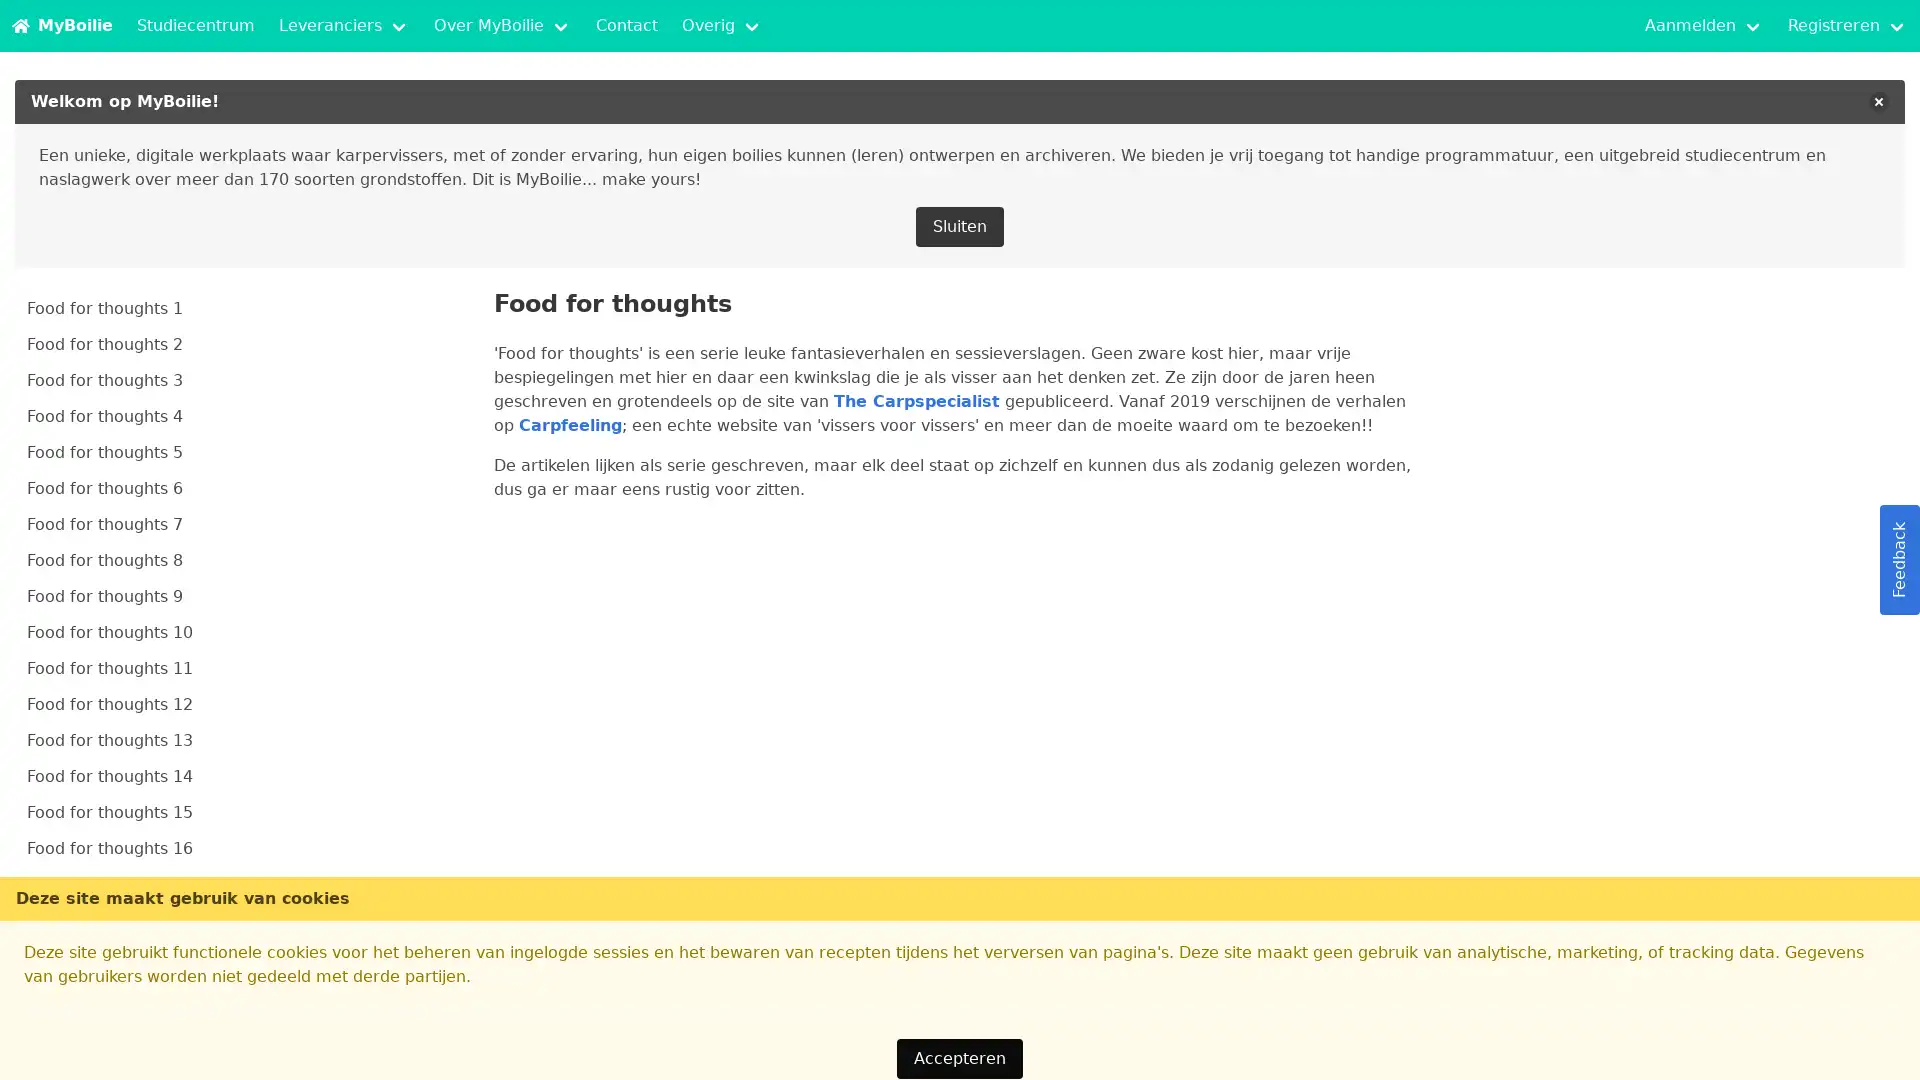  Describe the element at coordinates (960, 226) in the screenshot. I see `Sluiten` at that location.